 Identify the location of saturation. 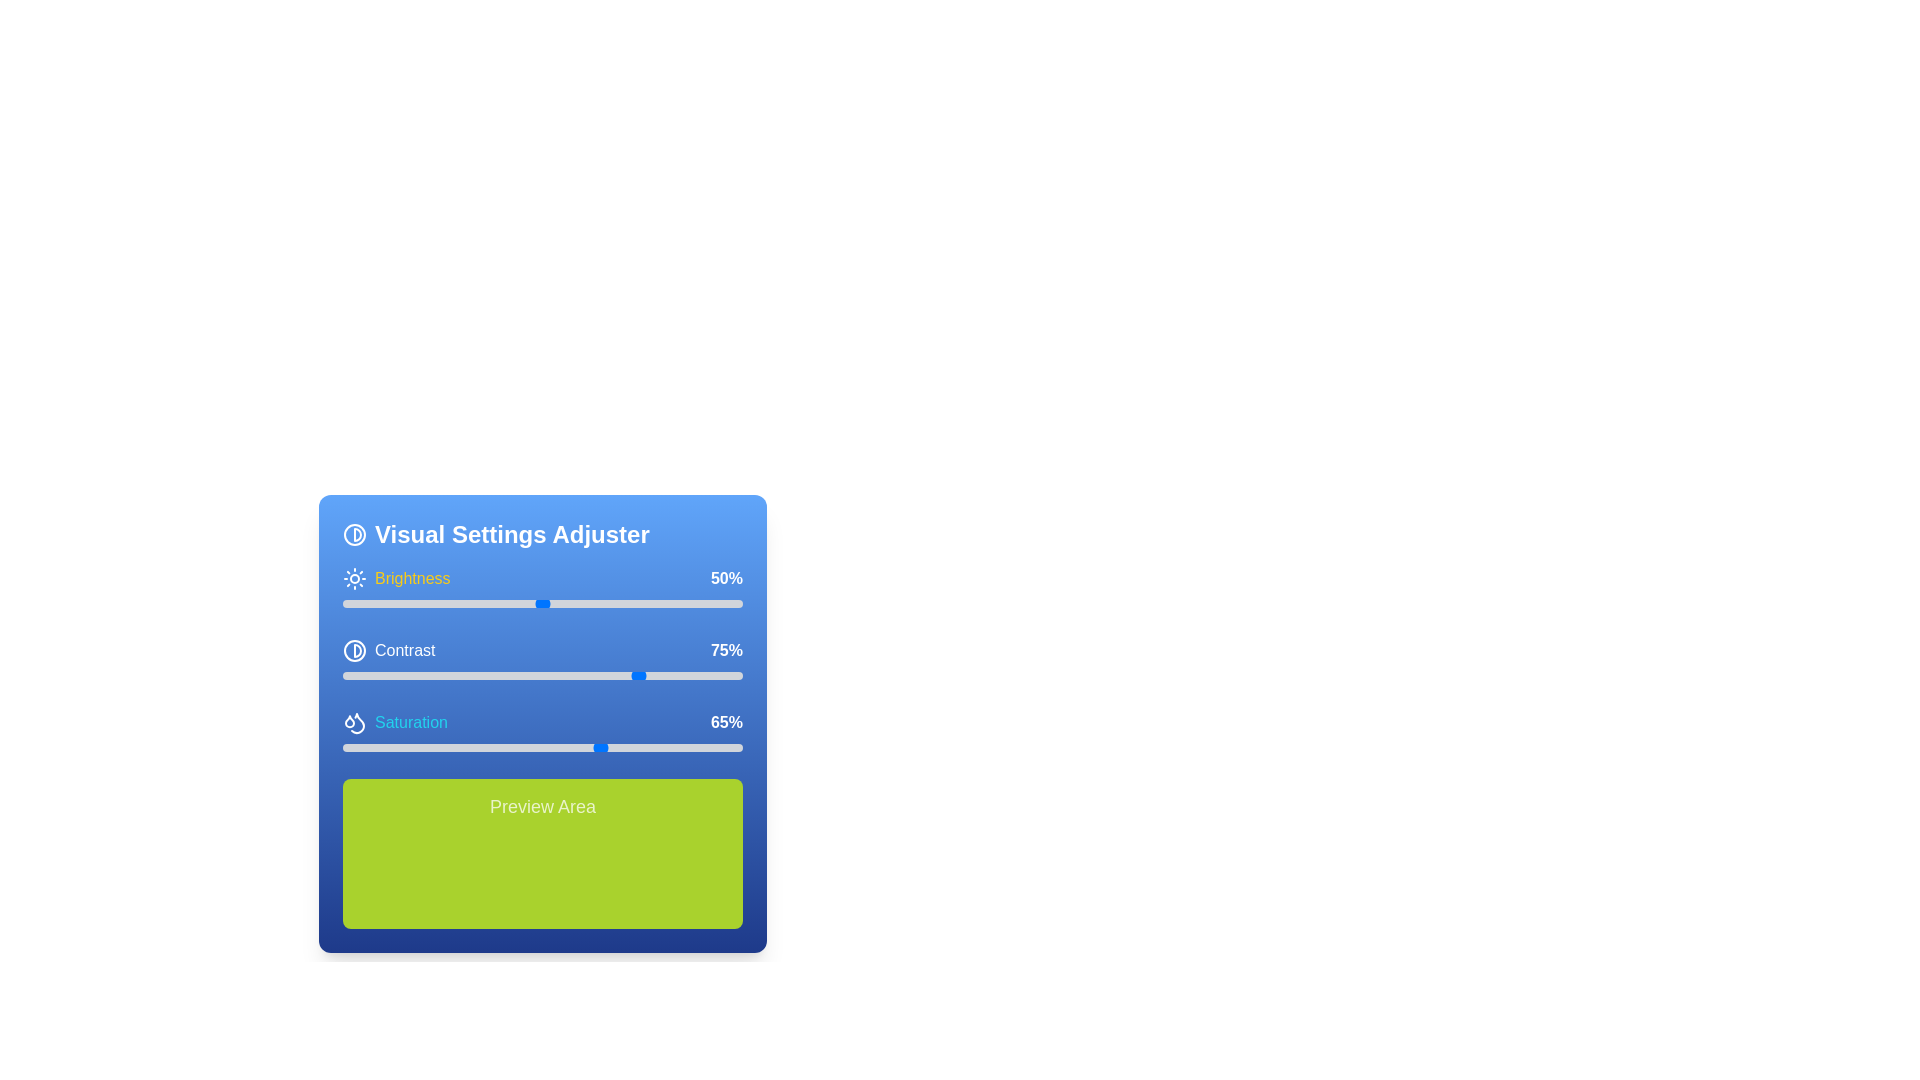
(383, 748).